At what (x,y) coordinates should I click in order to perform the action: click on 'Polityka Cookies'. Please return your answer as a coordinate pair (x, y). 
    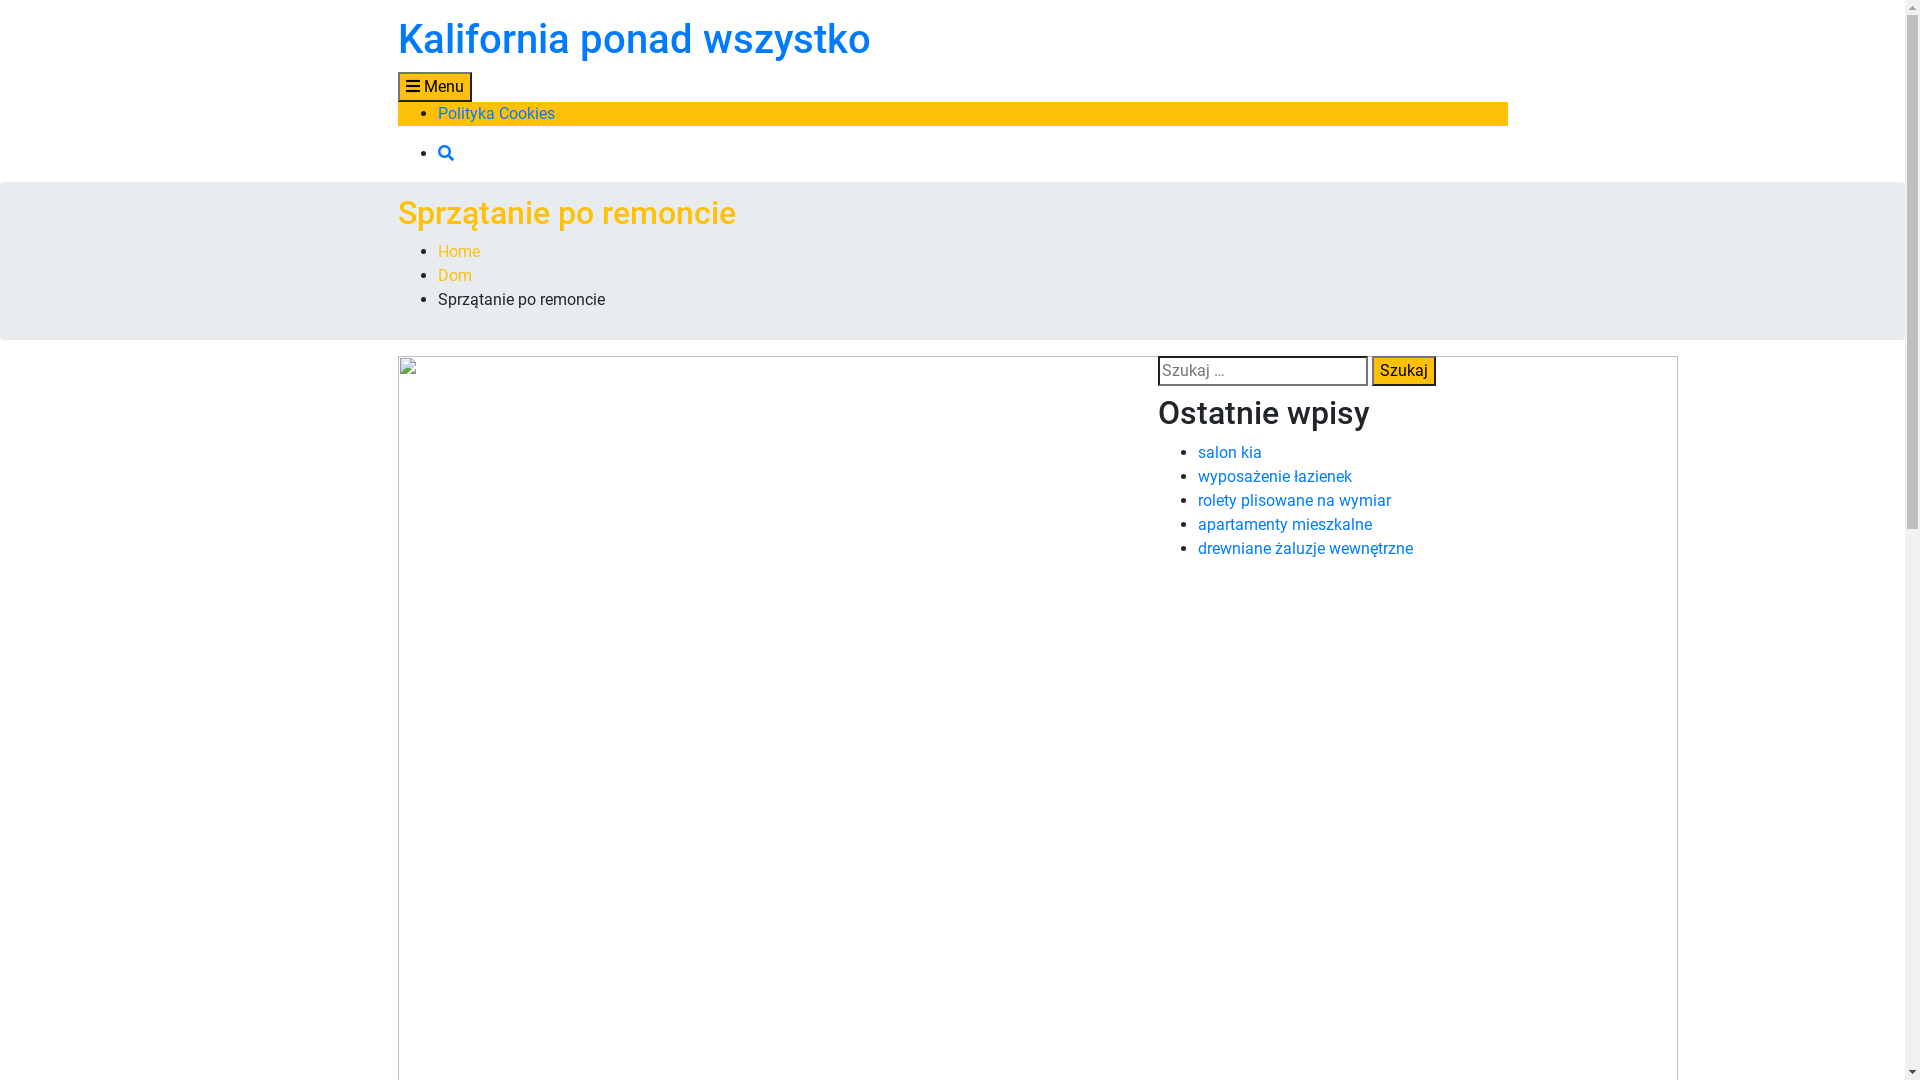
    Looking at the image, I should click on (436, 113).